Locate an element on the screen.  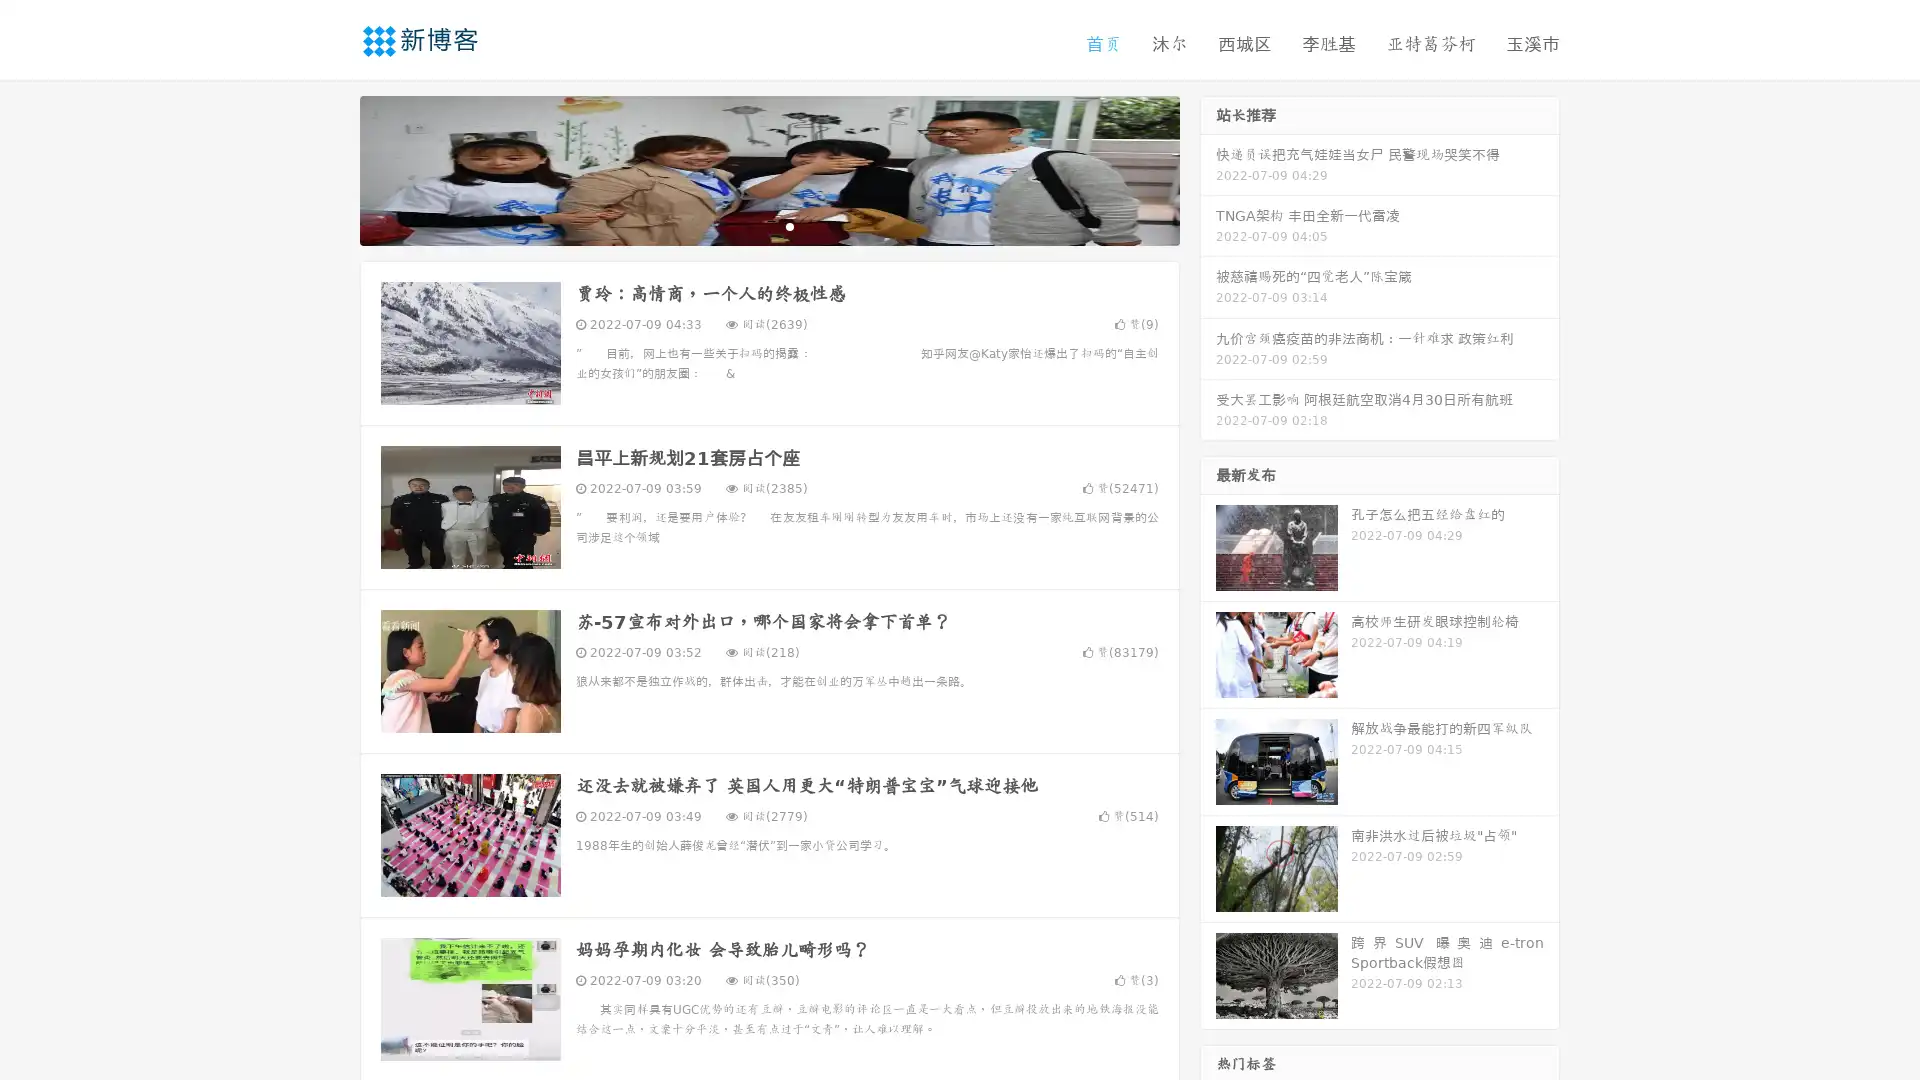
Go to slide 3 is located at coordinates (789, 225).